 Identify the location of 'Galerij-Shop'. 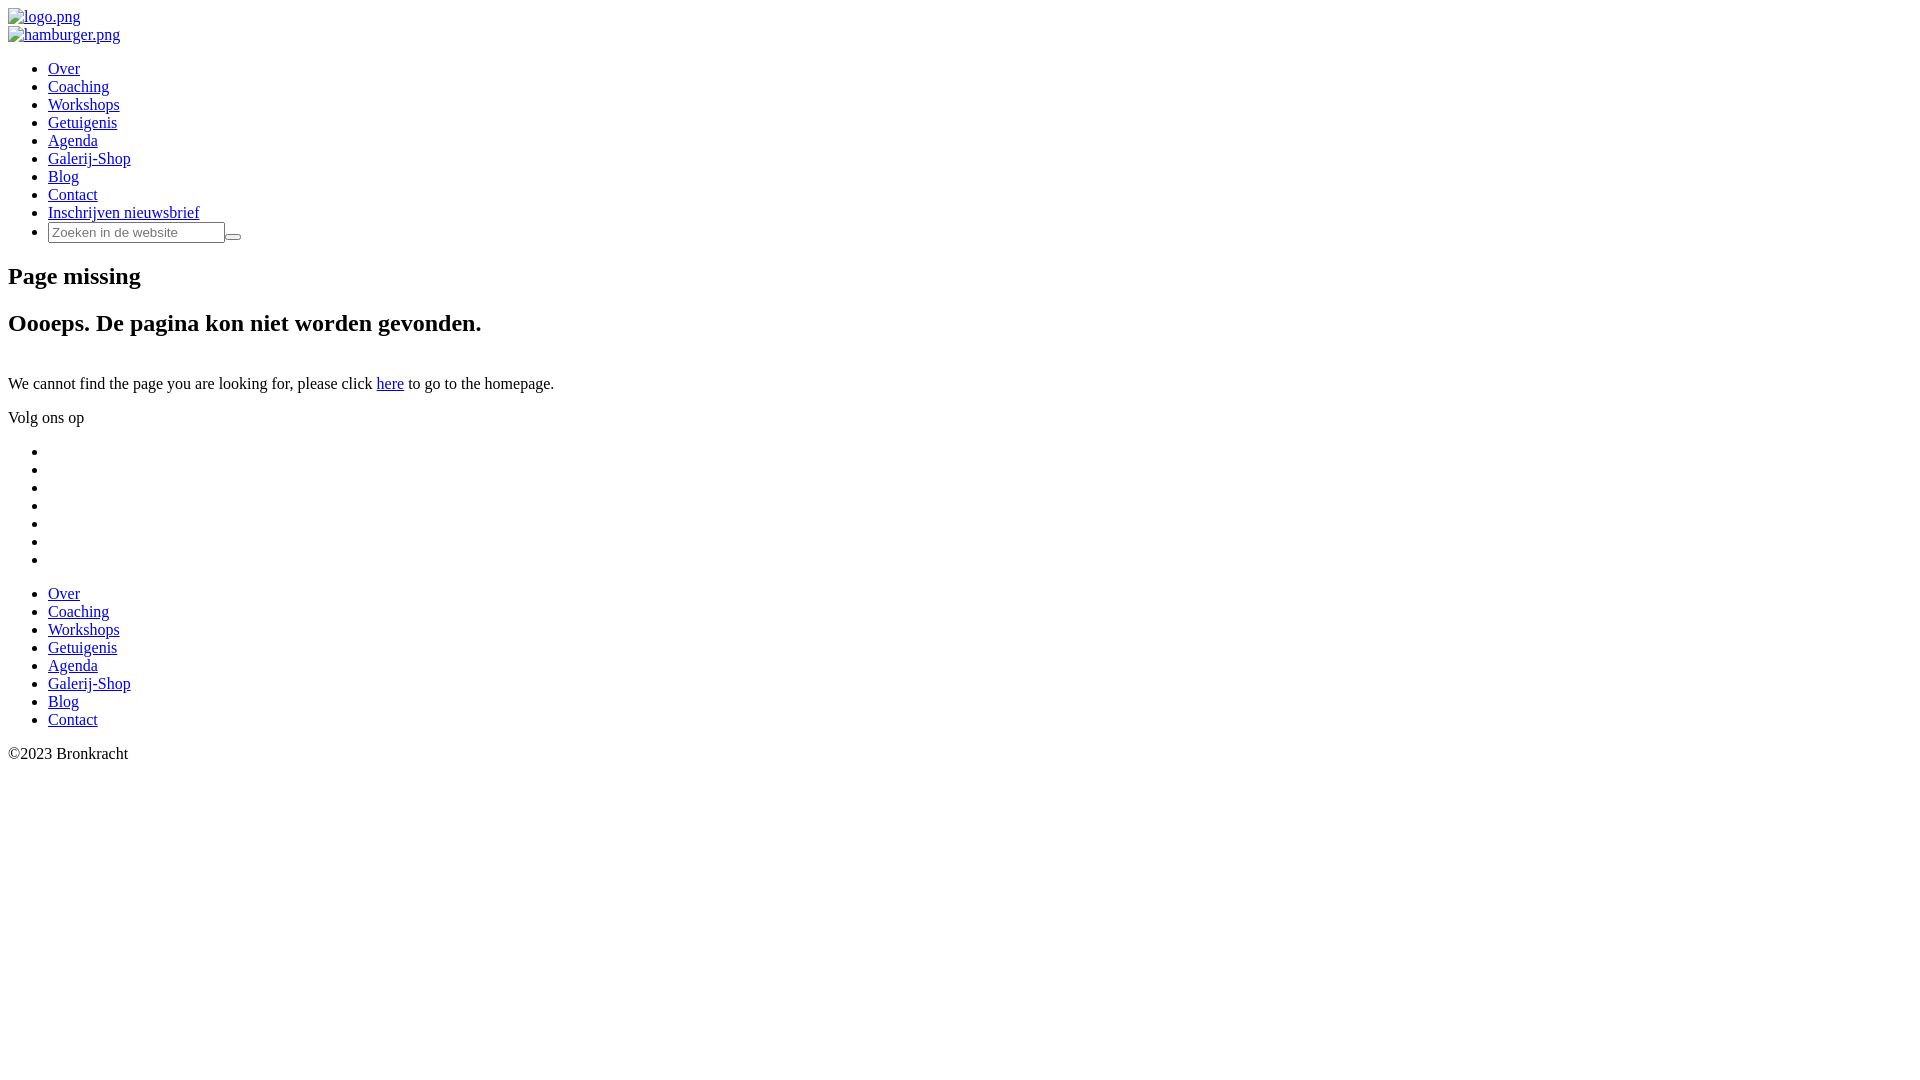
(48, 157).